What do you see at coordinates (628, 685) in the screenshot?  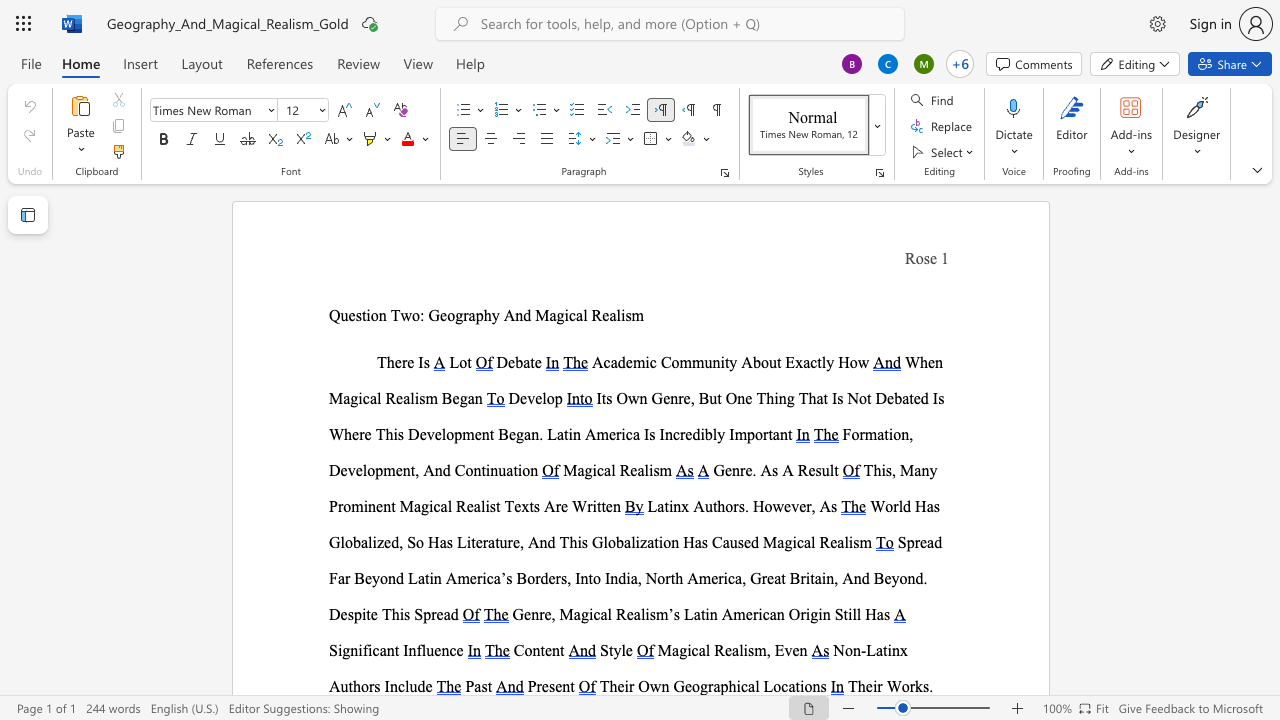 I see `the space between the continuous character "i" and "r" in the text` at bounding box center [628, 685].